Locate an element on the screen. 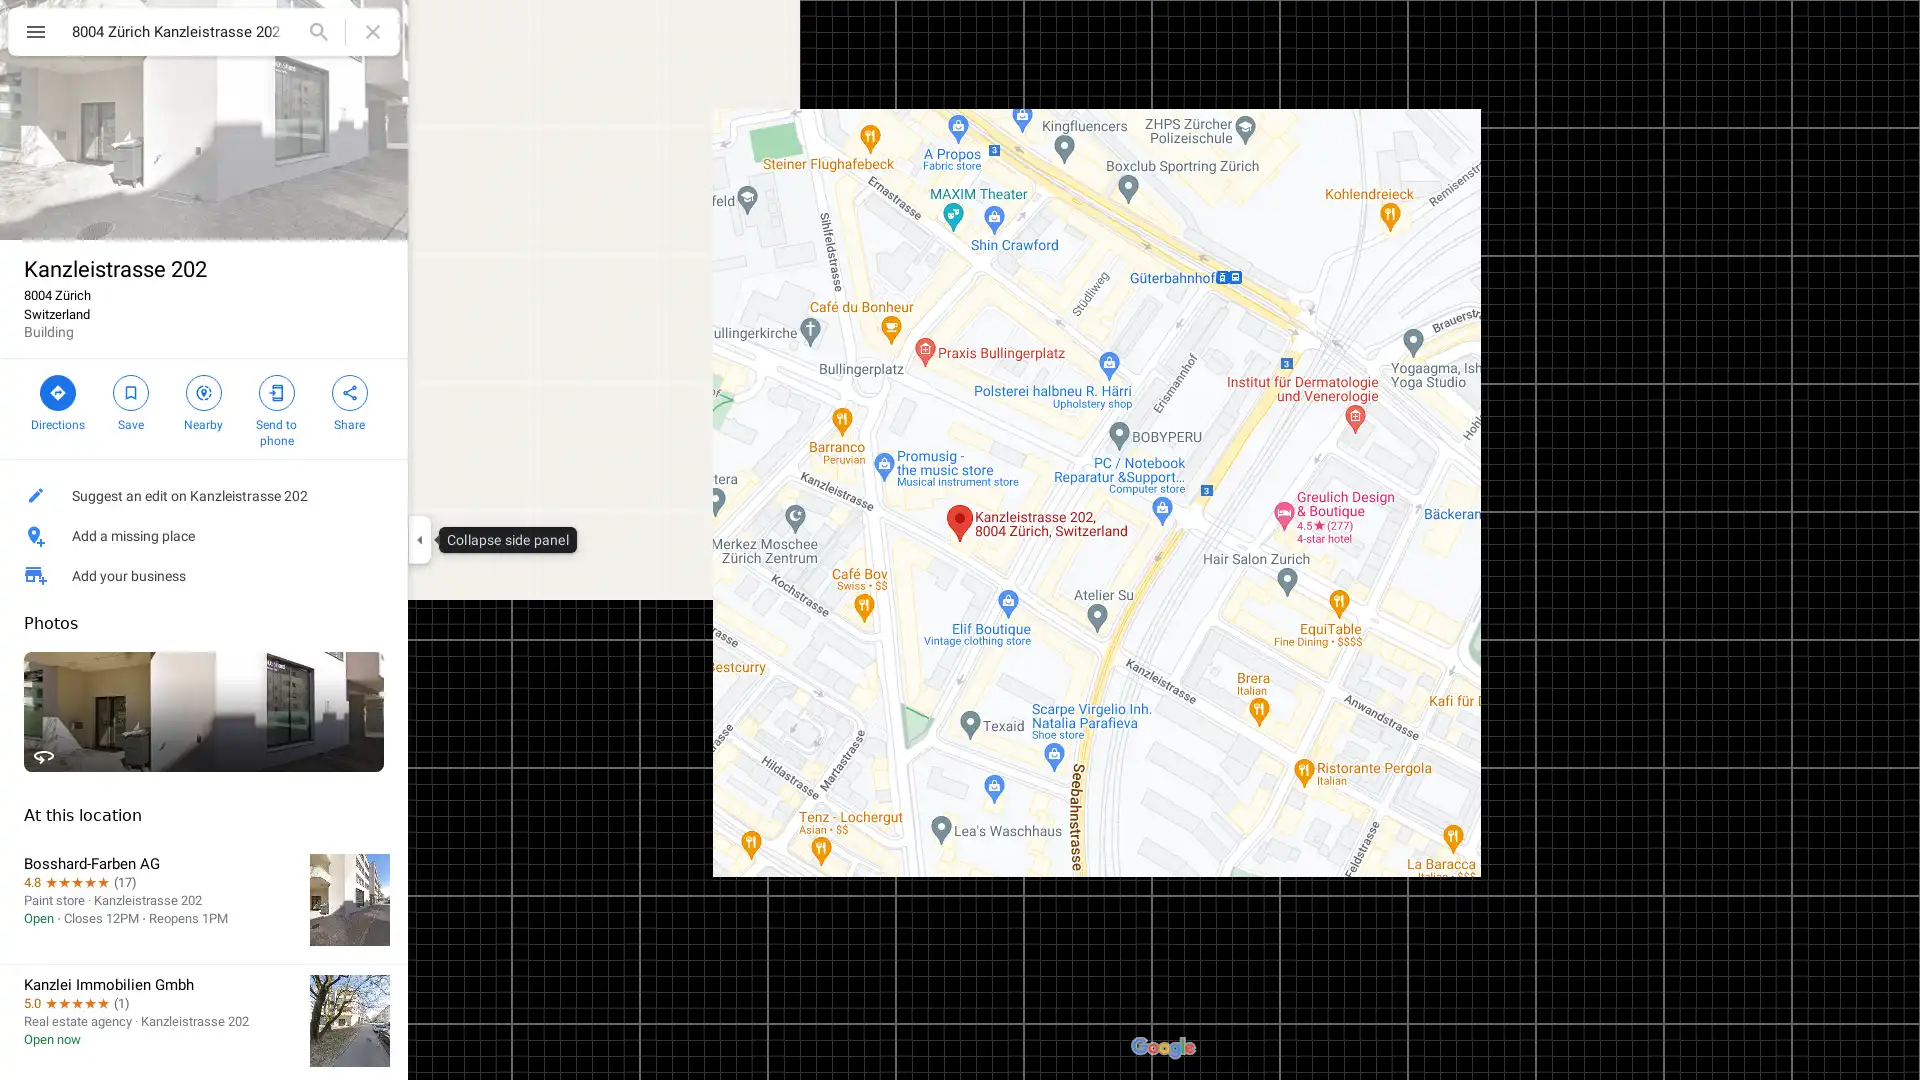 This screenshot has width=1920, height=1080. Send Kanzleistrasse 202 to your phone is located at coordinates (275, 407).